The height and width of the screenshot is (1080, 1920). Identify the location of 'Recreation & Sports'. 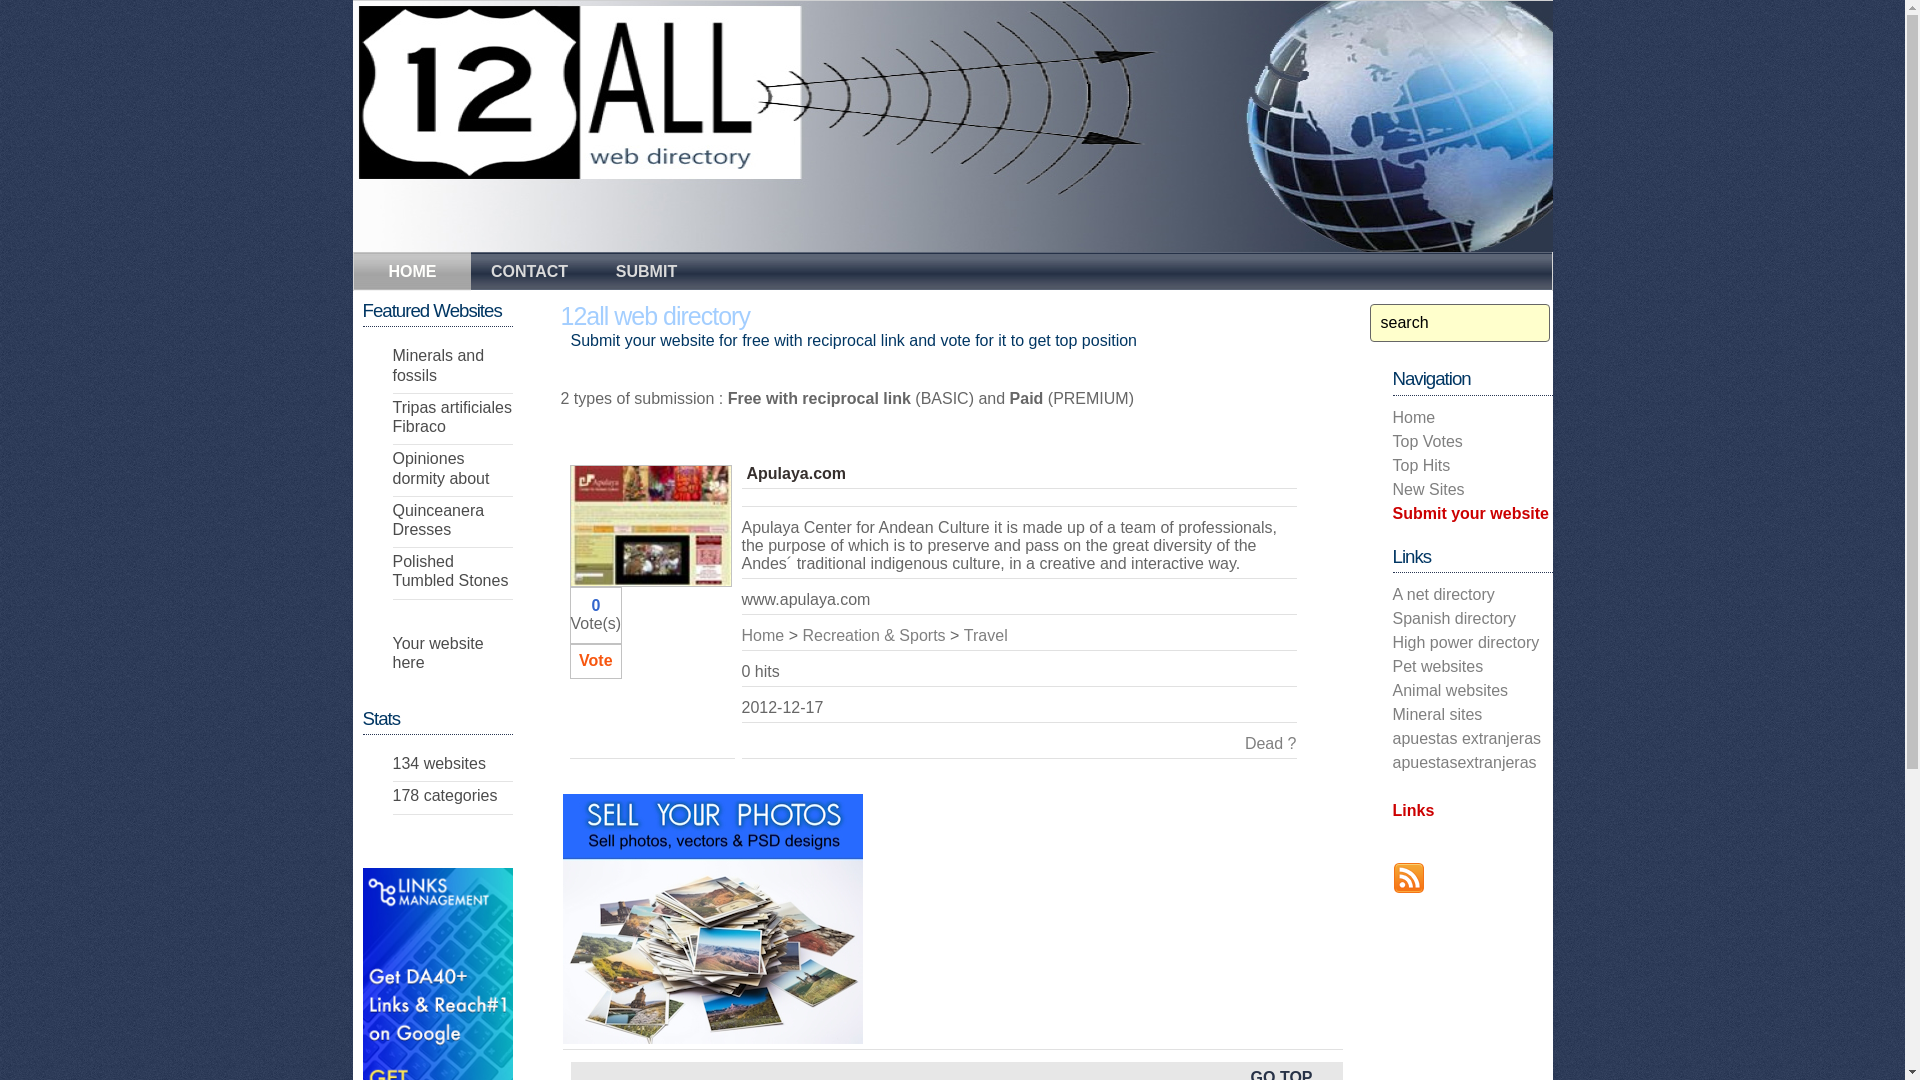
(801, 635).